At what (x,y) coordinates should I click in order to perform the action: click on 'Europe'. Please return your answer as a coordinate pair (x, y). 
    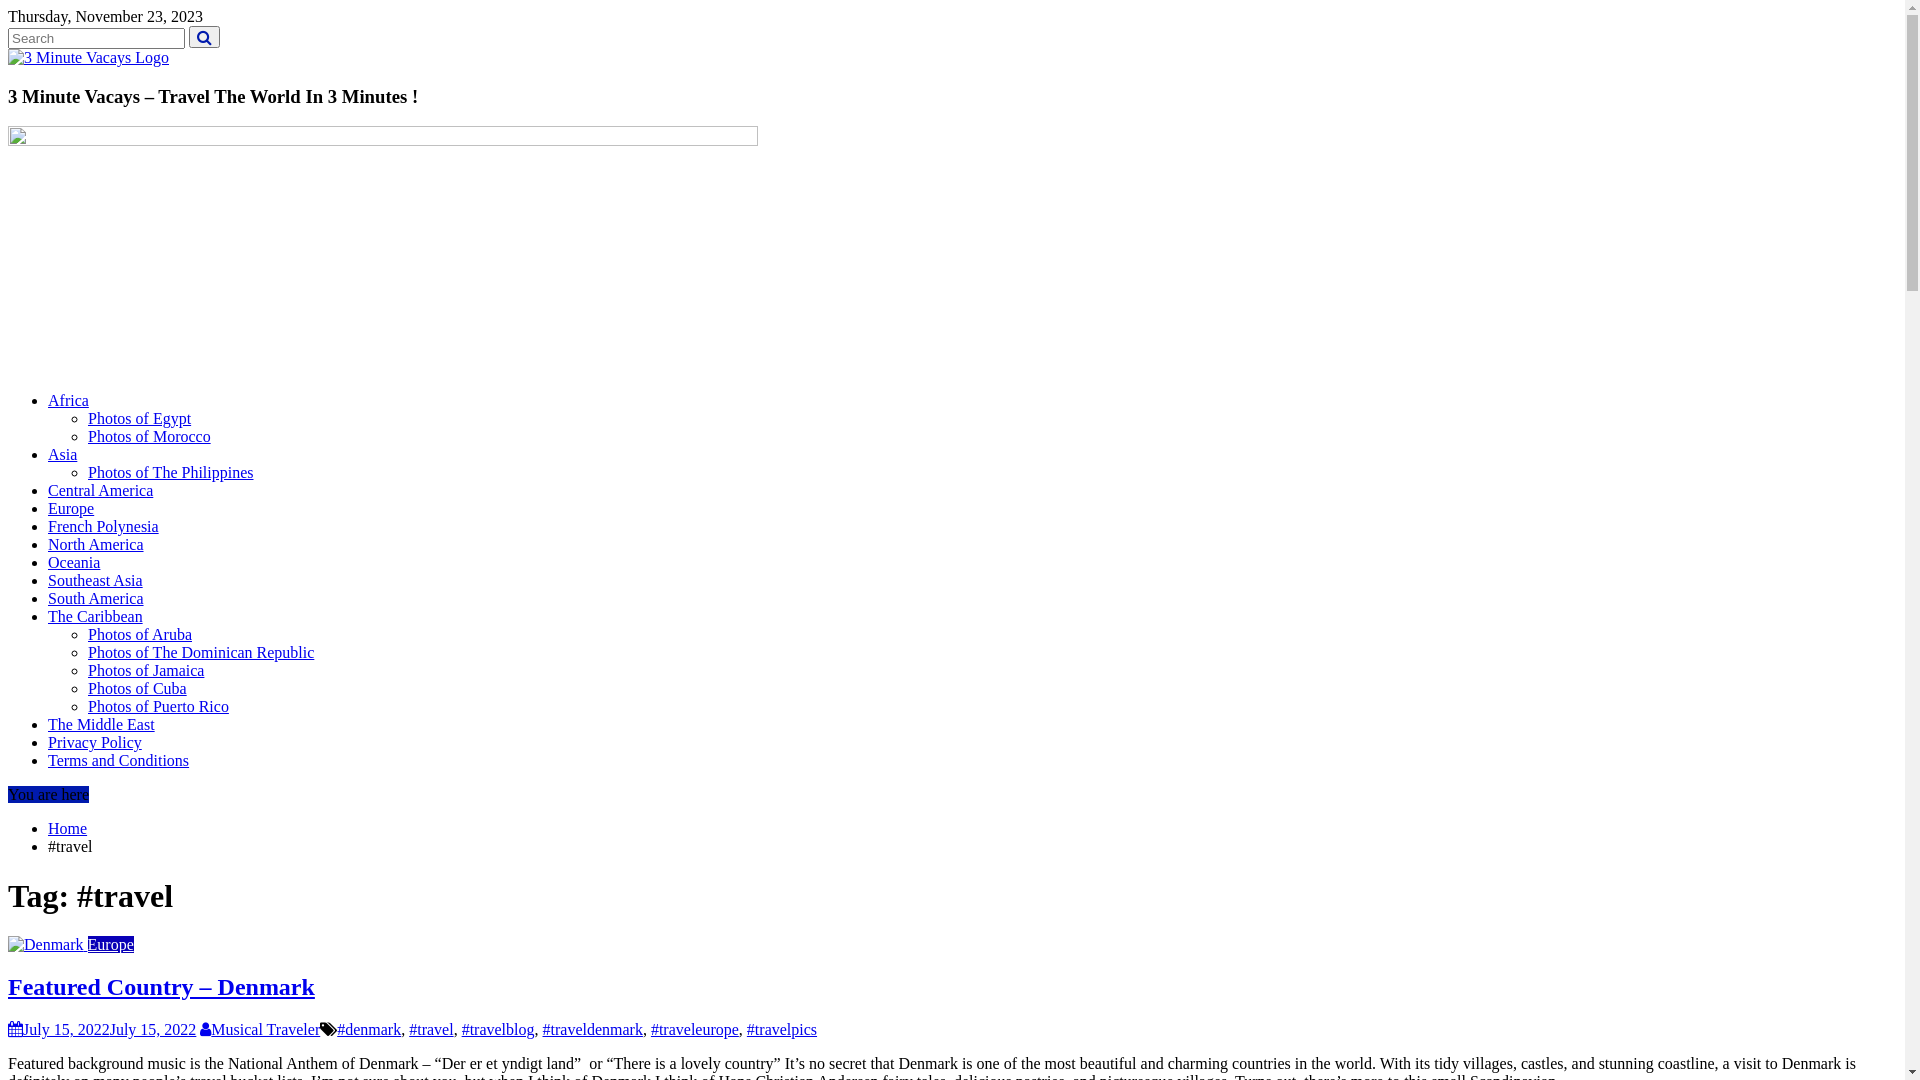
    Looking at the image, I should click on (86, 944).